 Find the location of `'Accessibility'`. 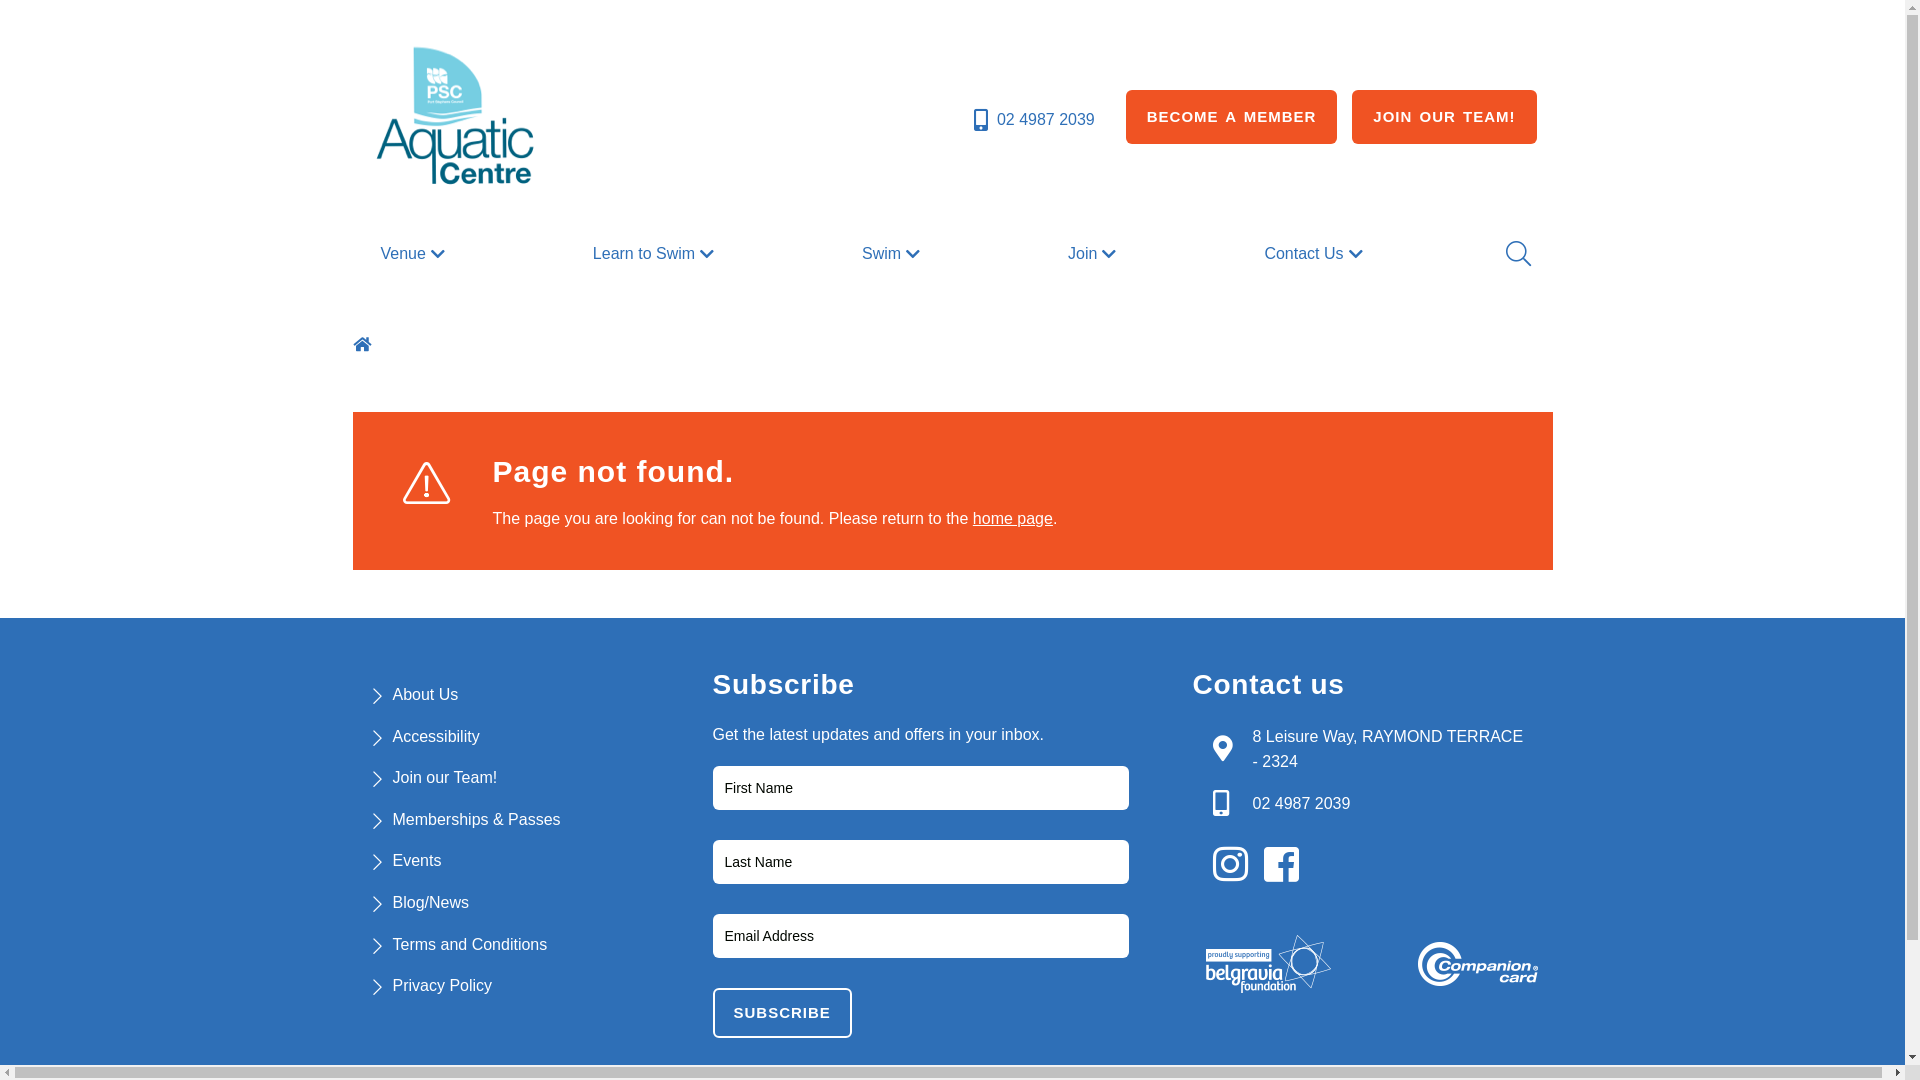

'Accessibility' is located at coordinates (434, 736).